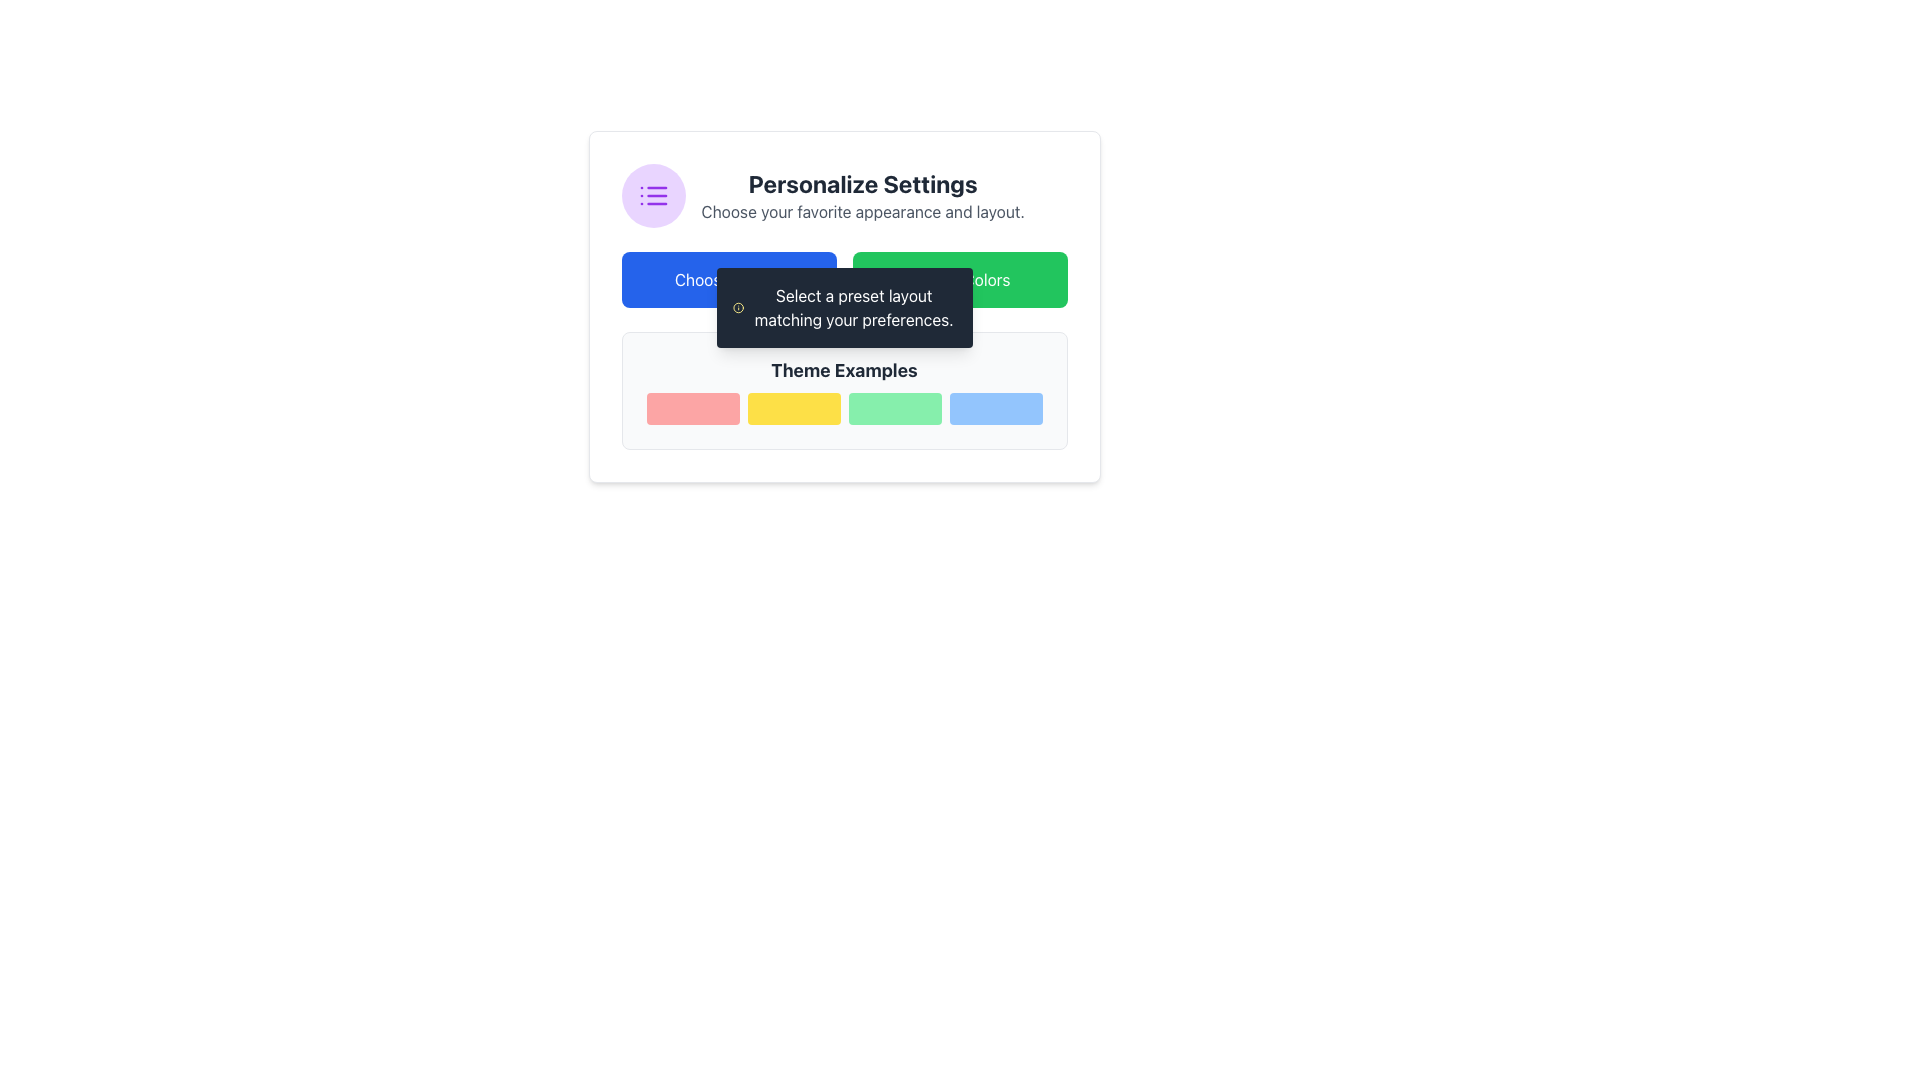 This screenshot has height=1080, width=1920. Describe the element at coordinates (653, 196) in the screenshot. I see `the circular icon with a light purple background and a list graphic, located within the 'Personalize Settings' card, positioned to the left of the heading text` at that location.